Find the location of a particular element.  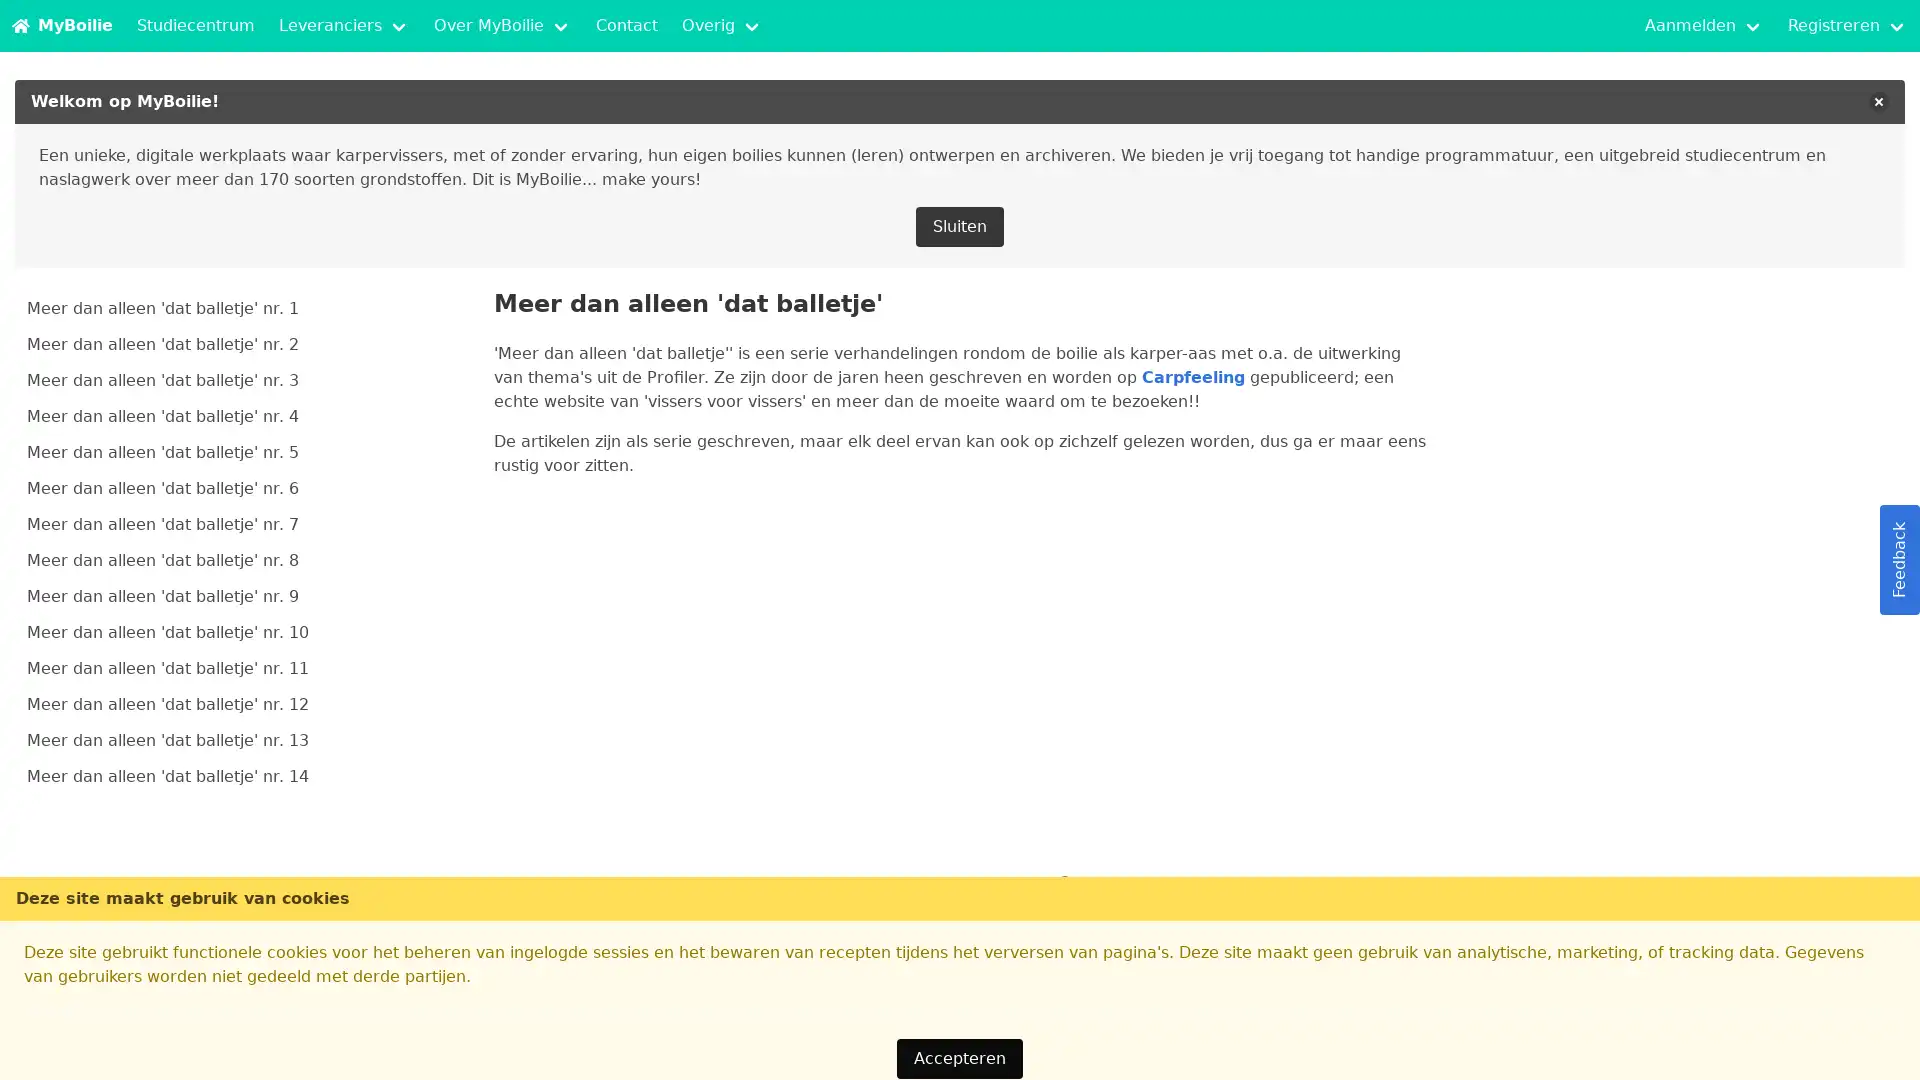

Accepteren is located at coordinates (960, 1058).